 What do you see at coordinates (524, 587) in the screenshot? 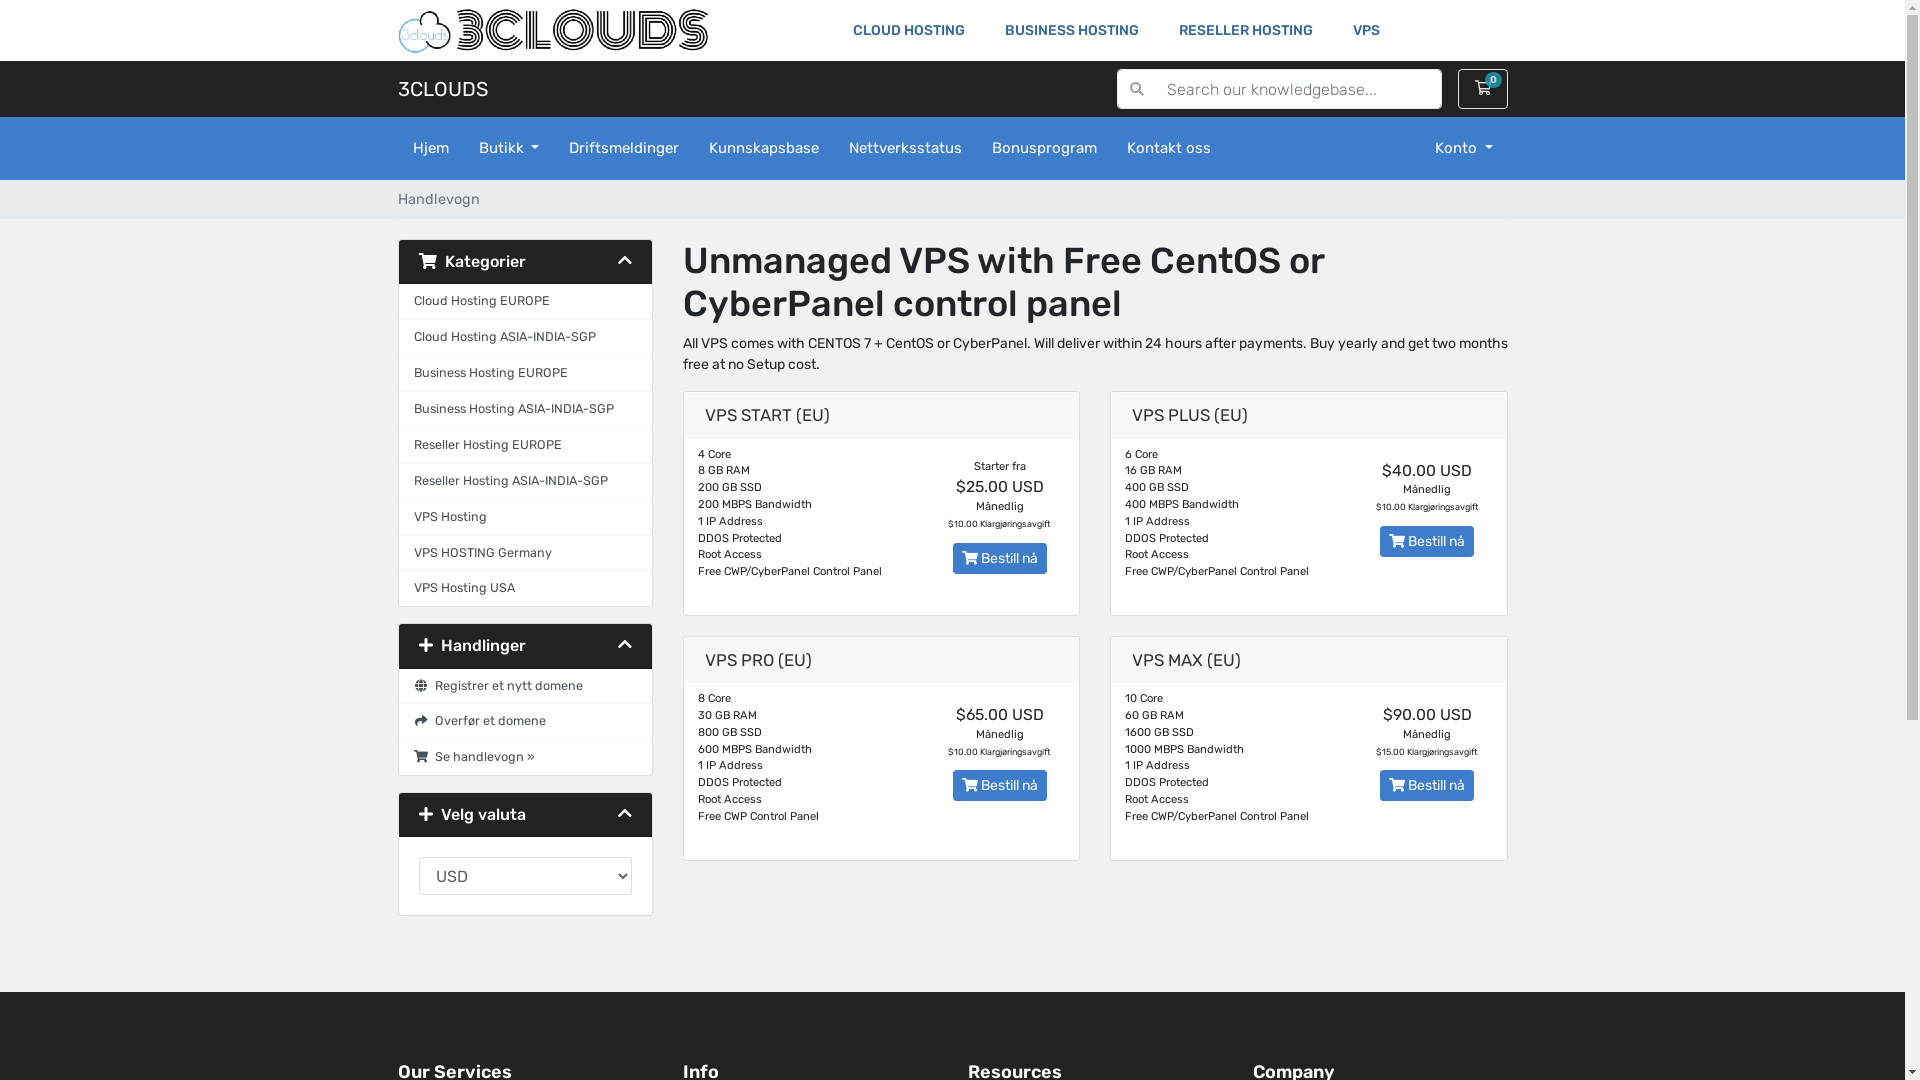
I see `'VPS Hosting USA'` at bounding box center [524, 587].